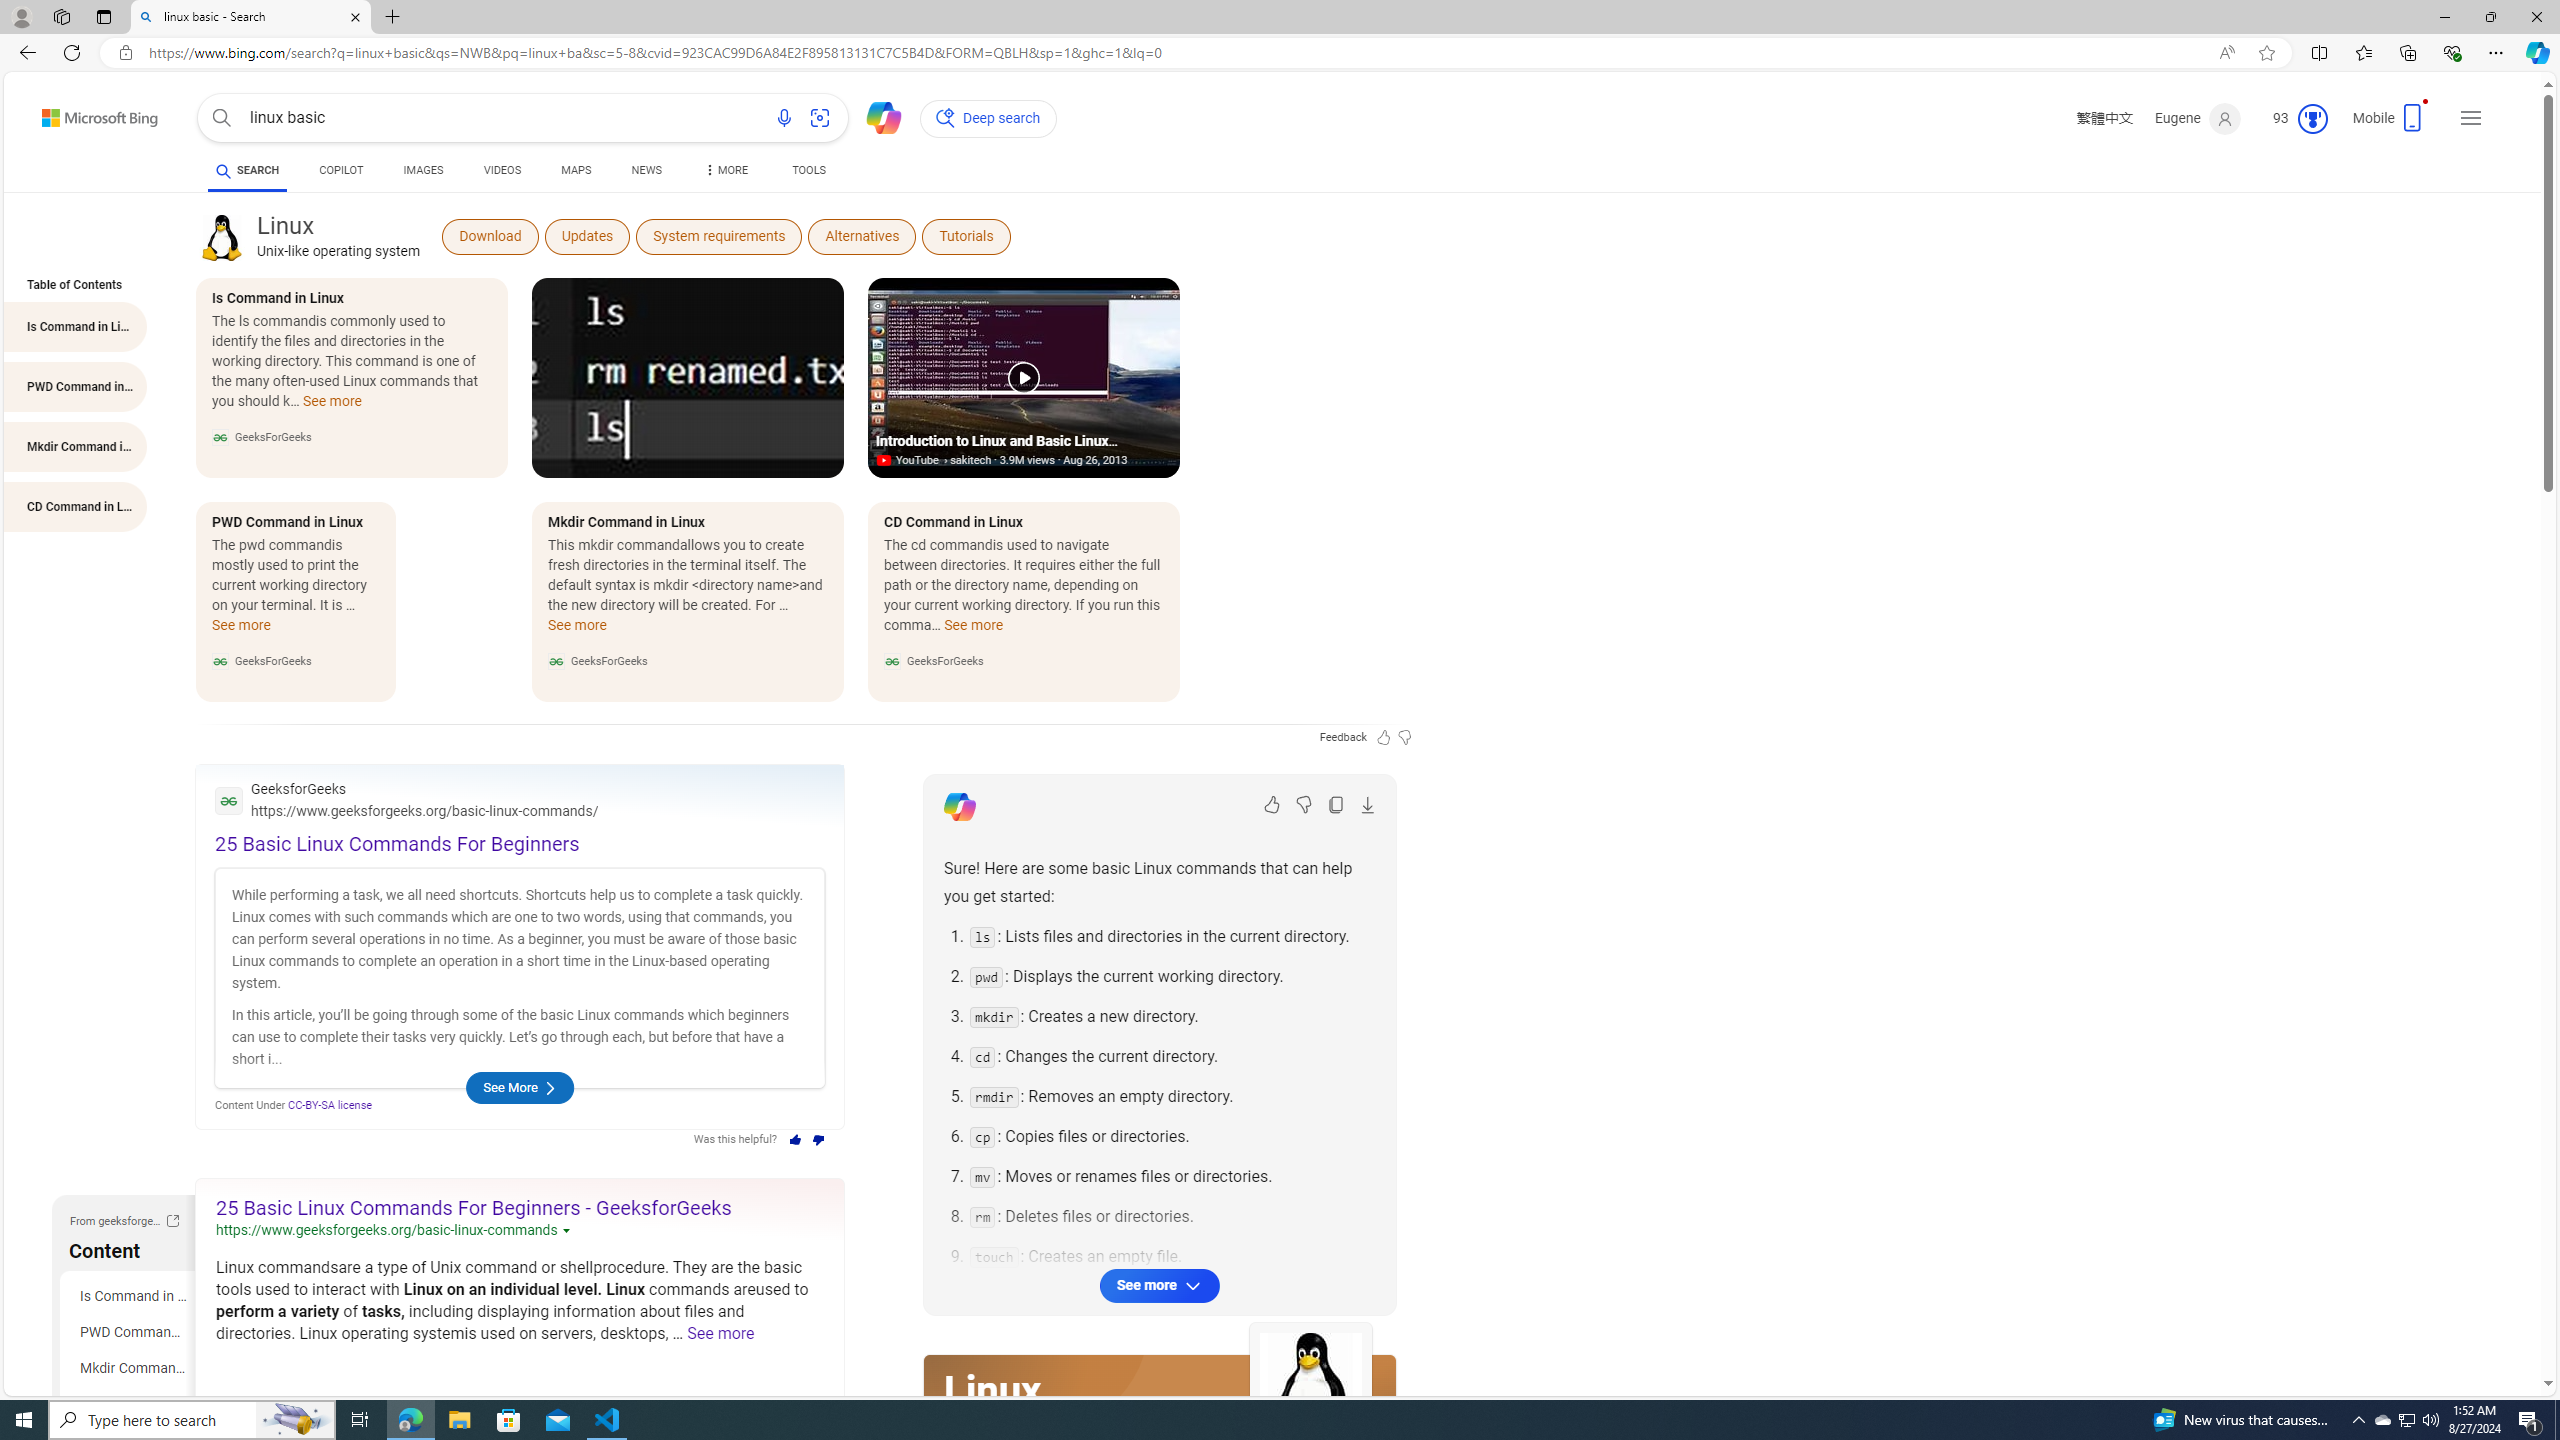  I want to click on 'linux basic - Search', so click(249, 16).